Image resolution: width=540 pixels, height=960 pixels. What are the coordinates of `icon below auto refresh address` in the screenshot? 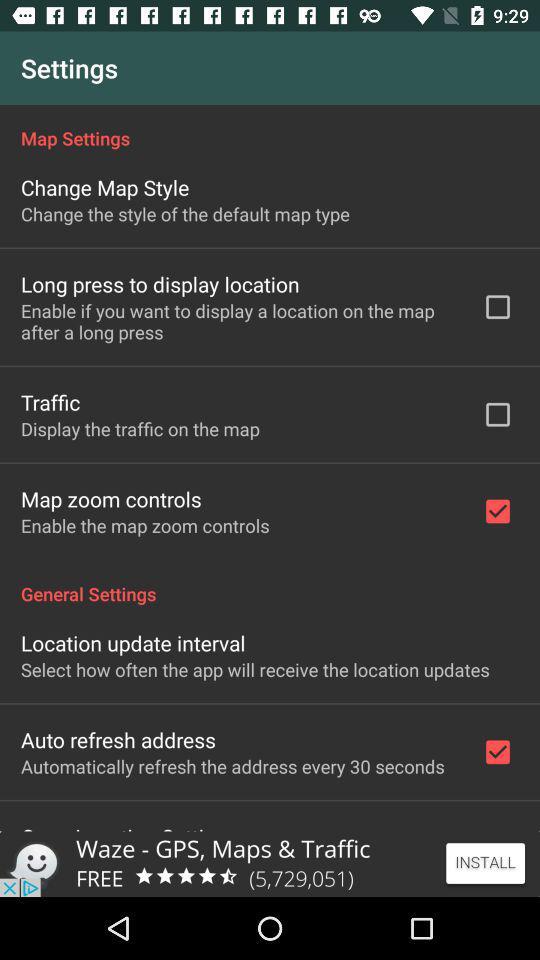 It's located at (231, 765).